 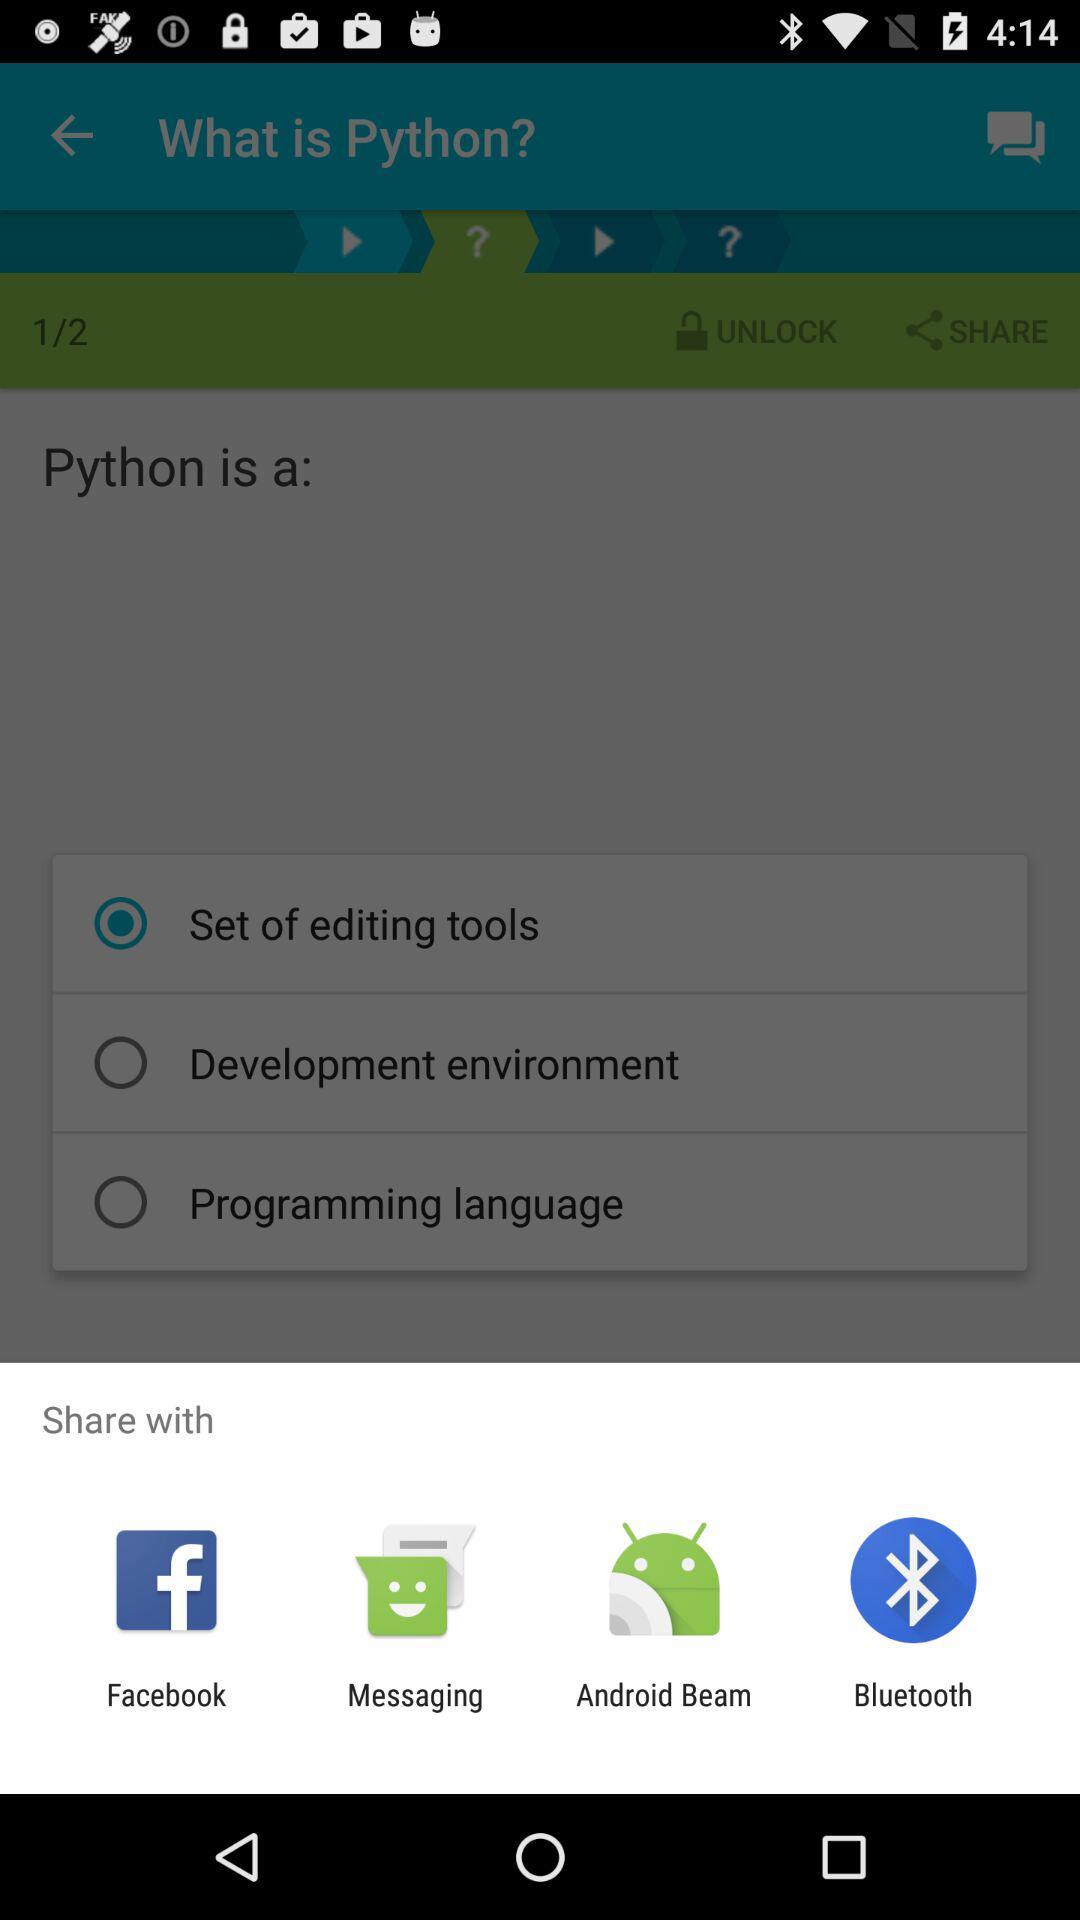 What do you see at coordinates (414, 1711) in the screenshot?
I see `app to the right of the facebook app` at bounding box center [414, 1711].